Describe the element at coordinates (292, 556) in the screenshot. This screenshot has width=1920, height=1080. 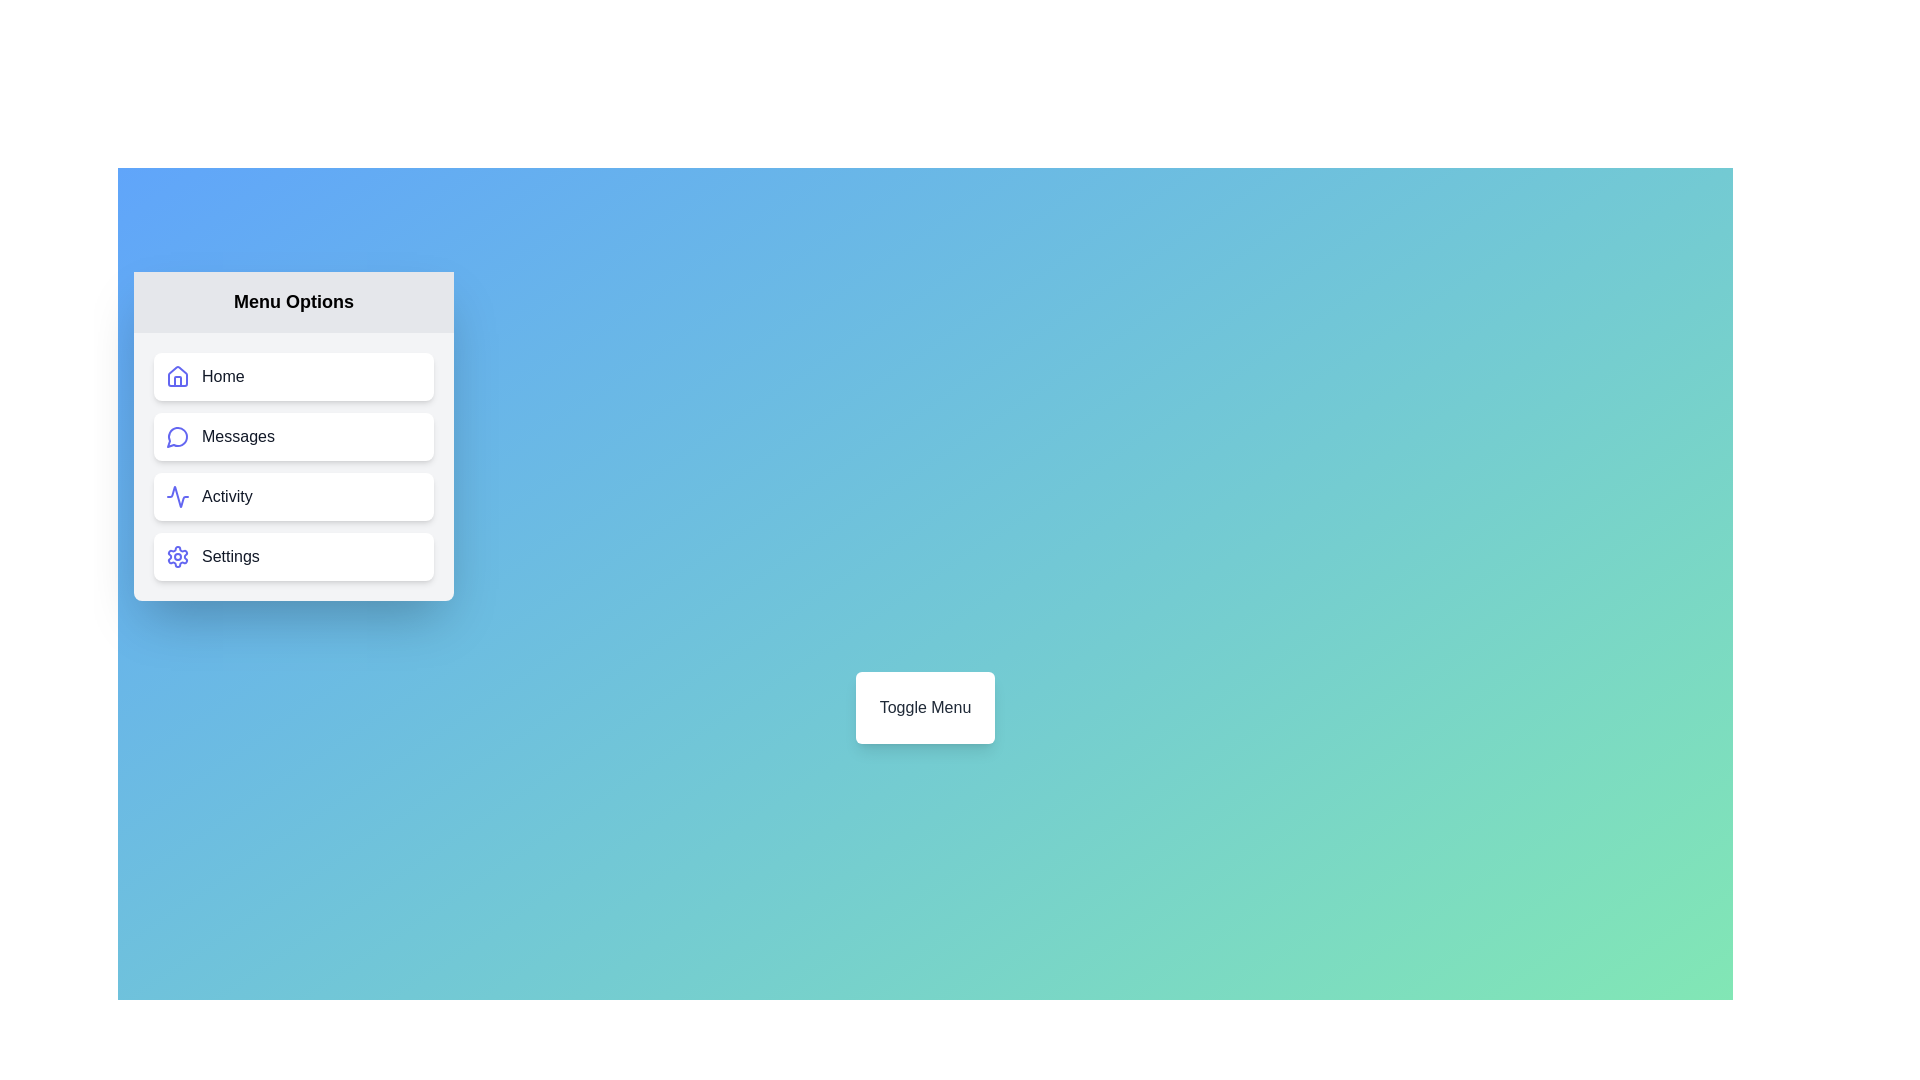
I see `the menu item labeled Settings to observe its hover effect` at that location.